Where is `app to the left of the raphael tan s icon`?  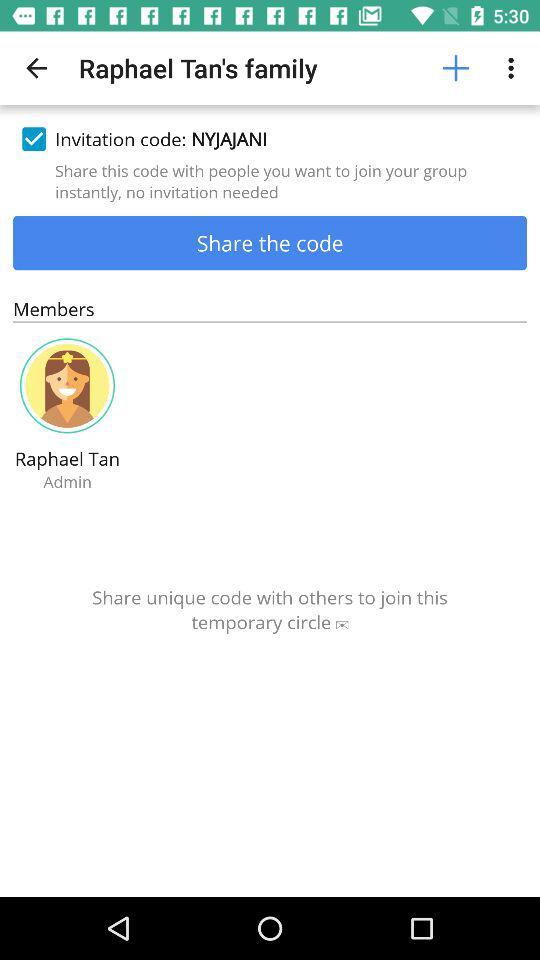 app to the left of the raphael tan s icon is located at coordinates (36, 68).